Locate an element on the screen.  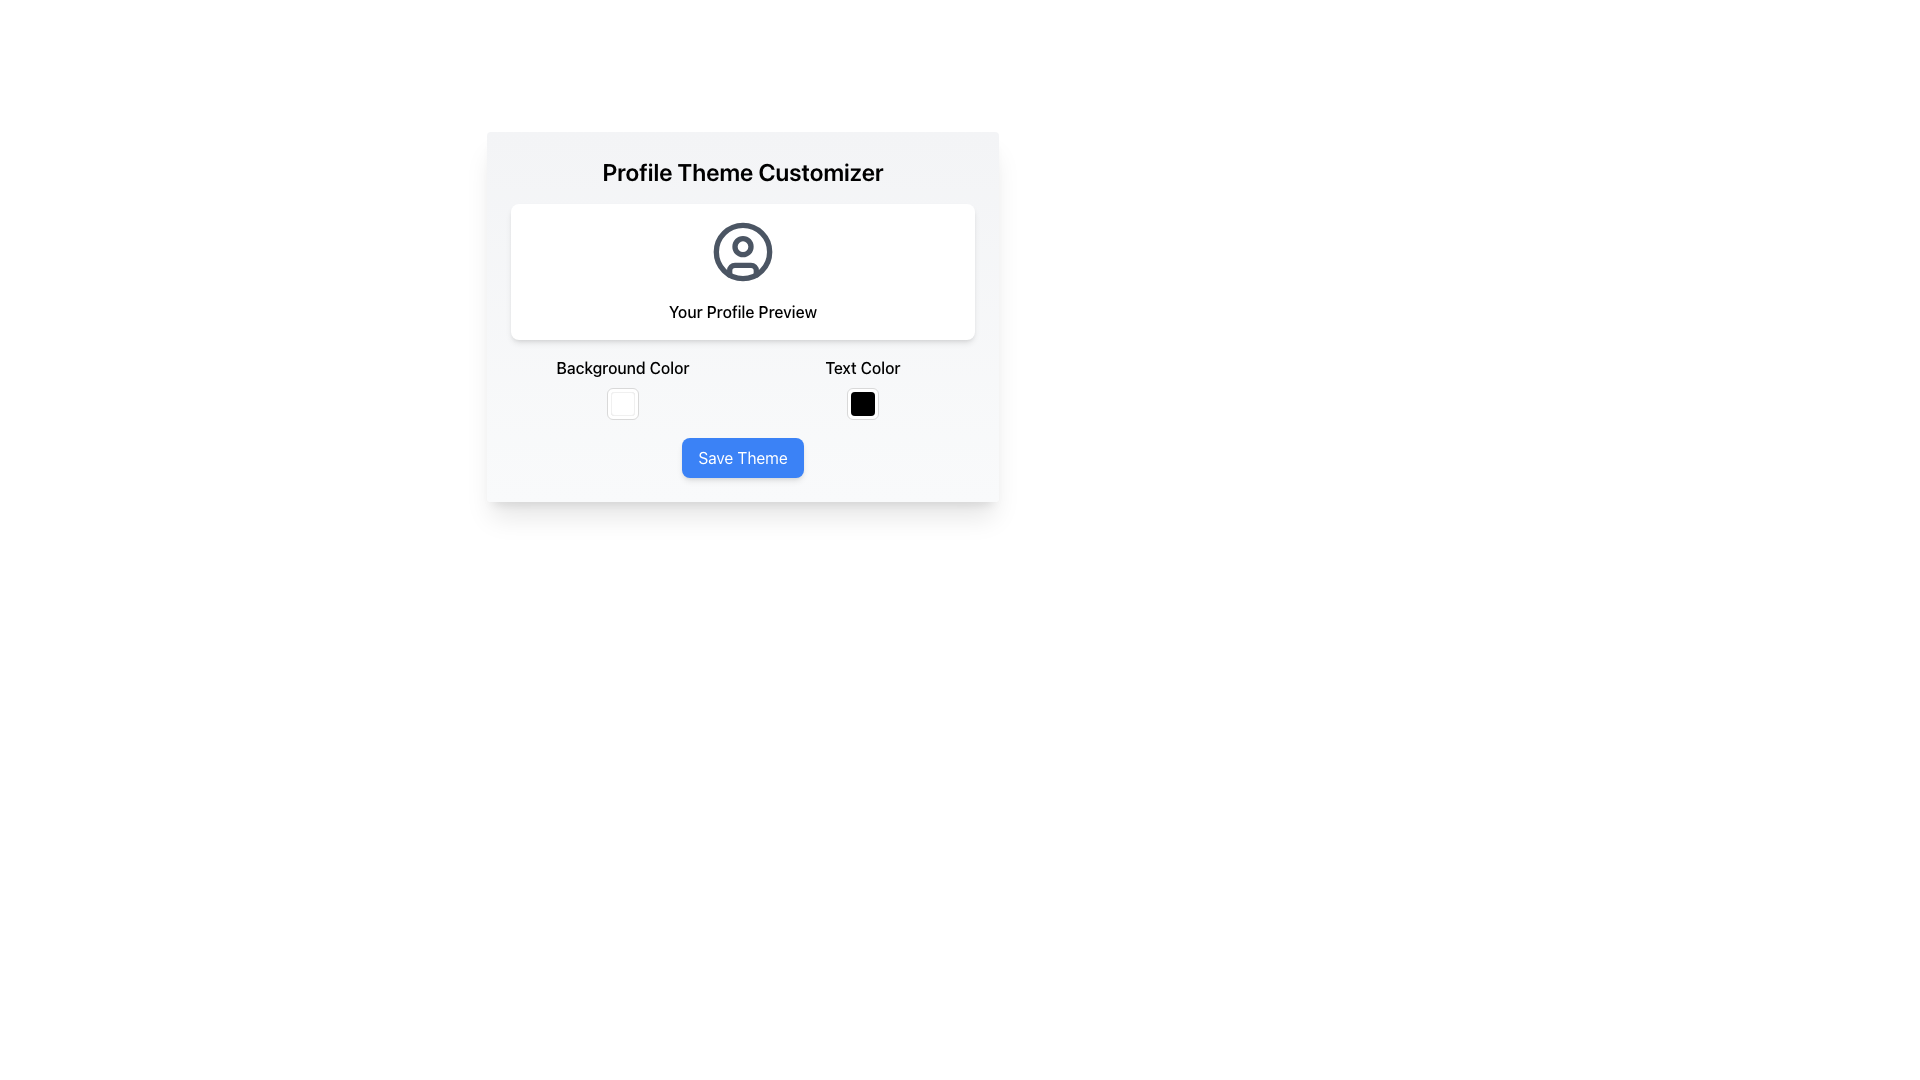
the user profile image icon located in the 'Your Profile Preview' section, directly above the 'Your Profile Preview' text is located at coordinates (742, 250).